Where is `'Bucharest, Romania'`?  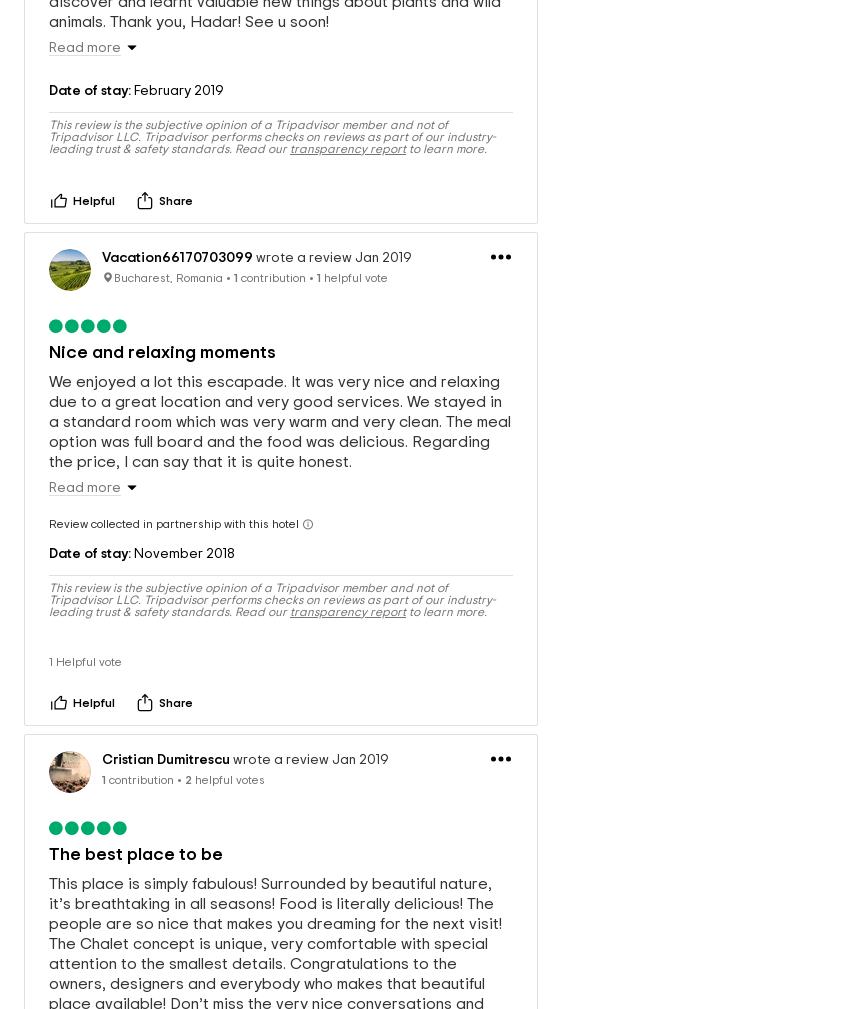 'Bucharest, Romania' is located at coordinates (167, 255).